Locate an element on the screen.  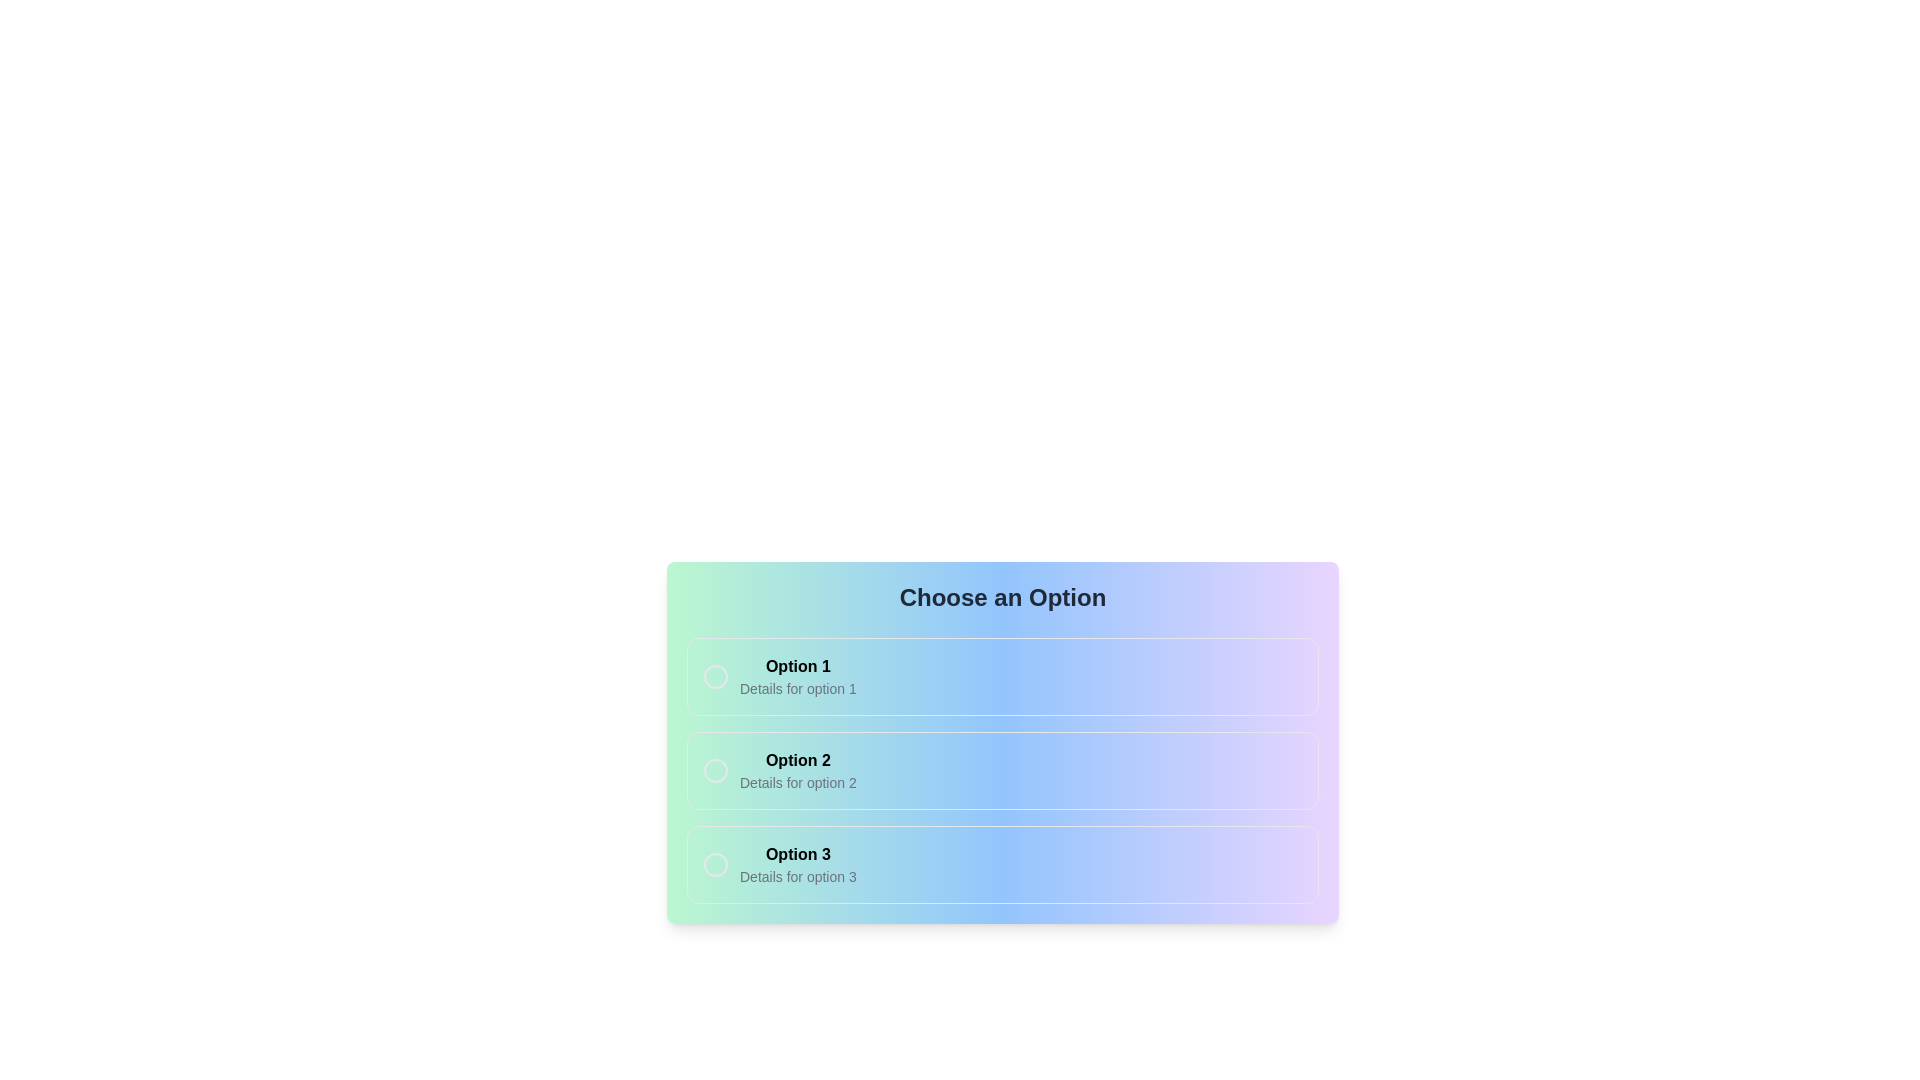
the text label displaying 'Option 3' with the description 'Details for option 3' in the third selectable option block is located at coordinates (797, 863).